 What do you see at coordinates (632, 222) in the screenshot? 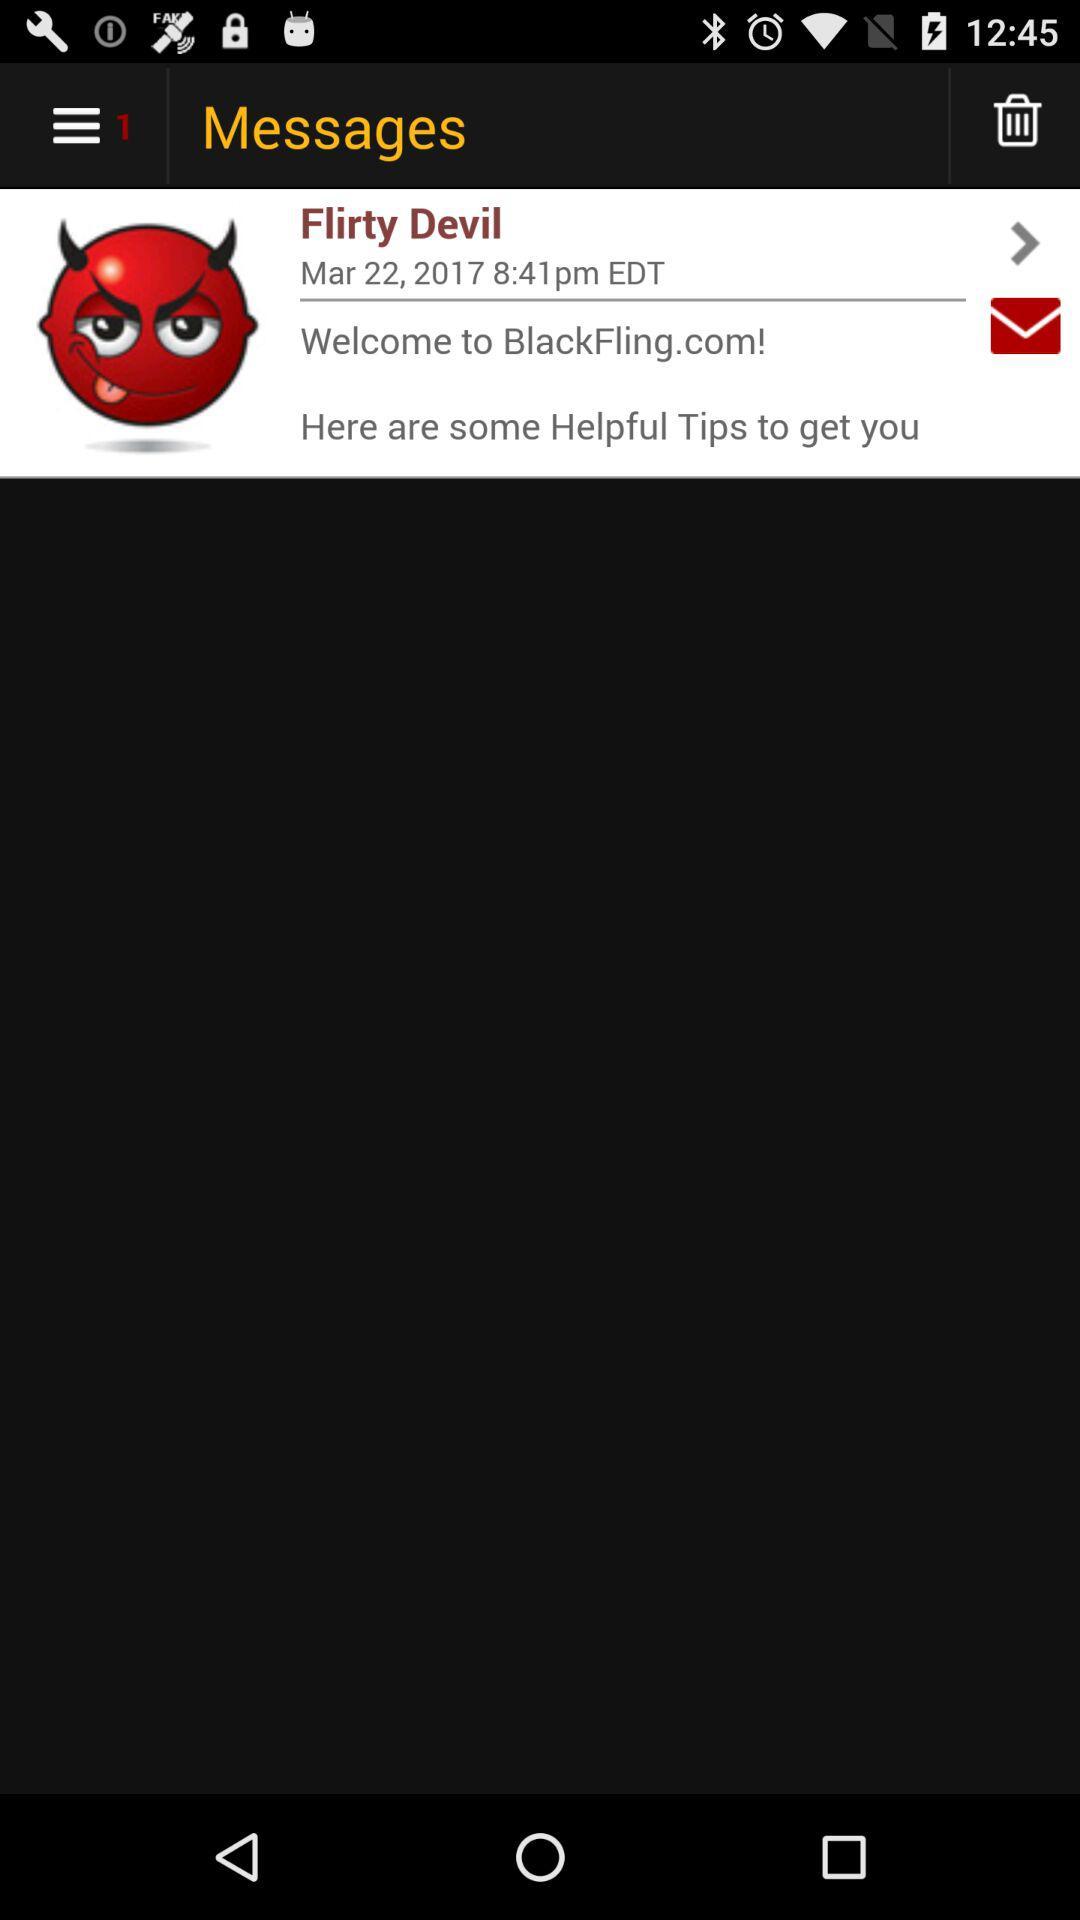
I see `the app below messages app` at bounding box center [632, 222].